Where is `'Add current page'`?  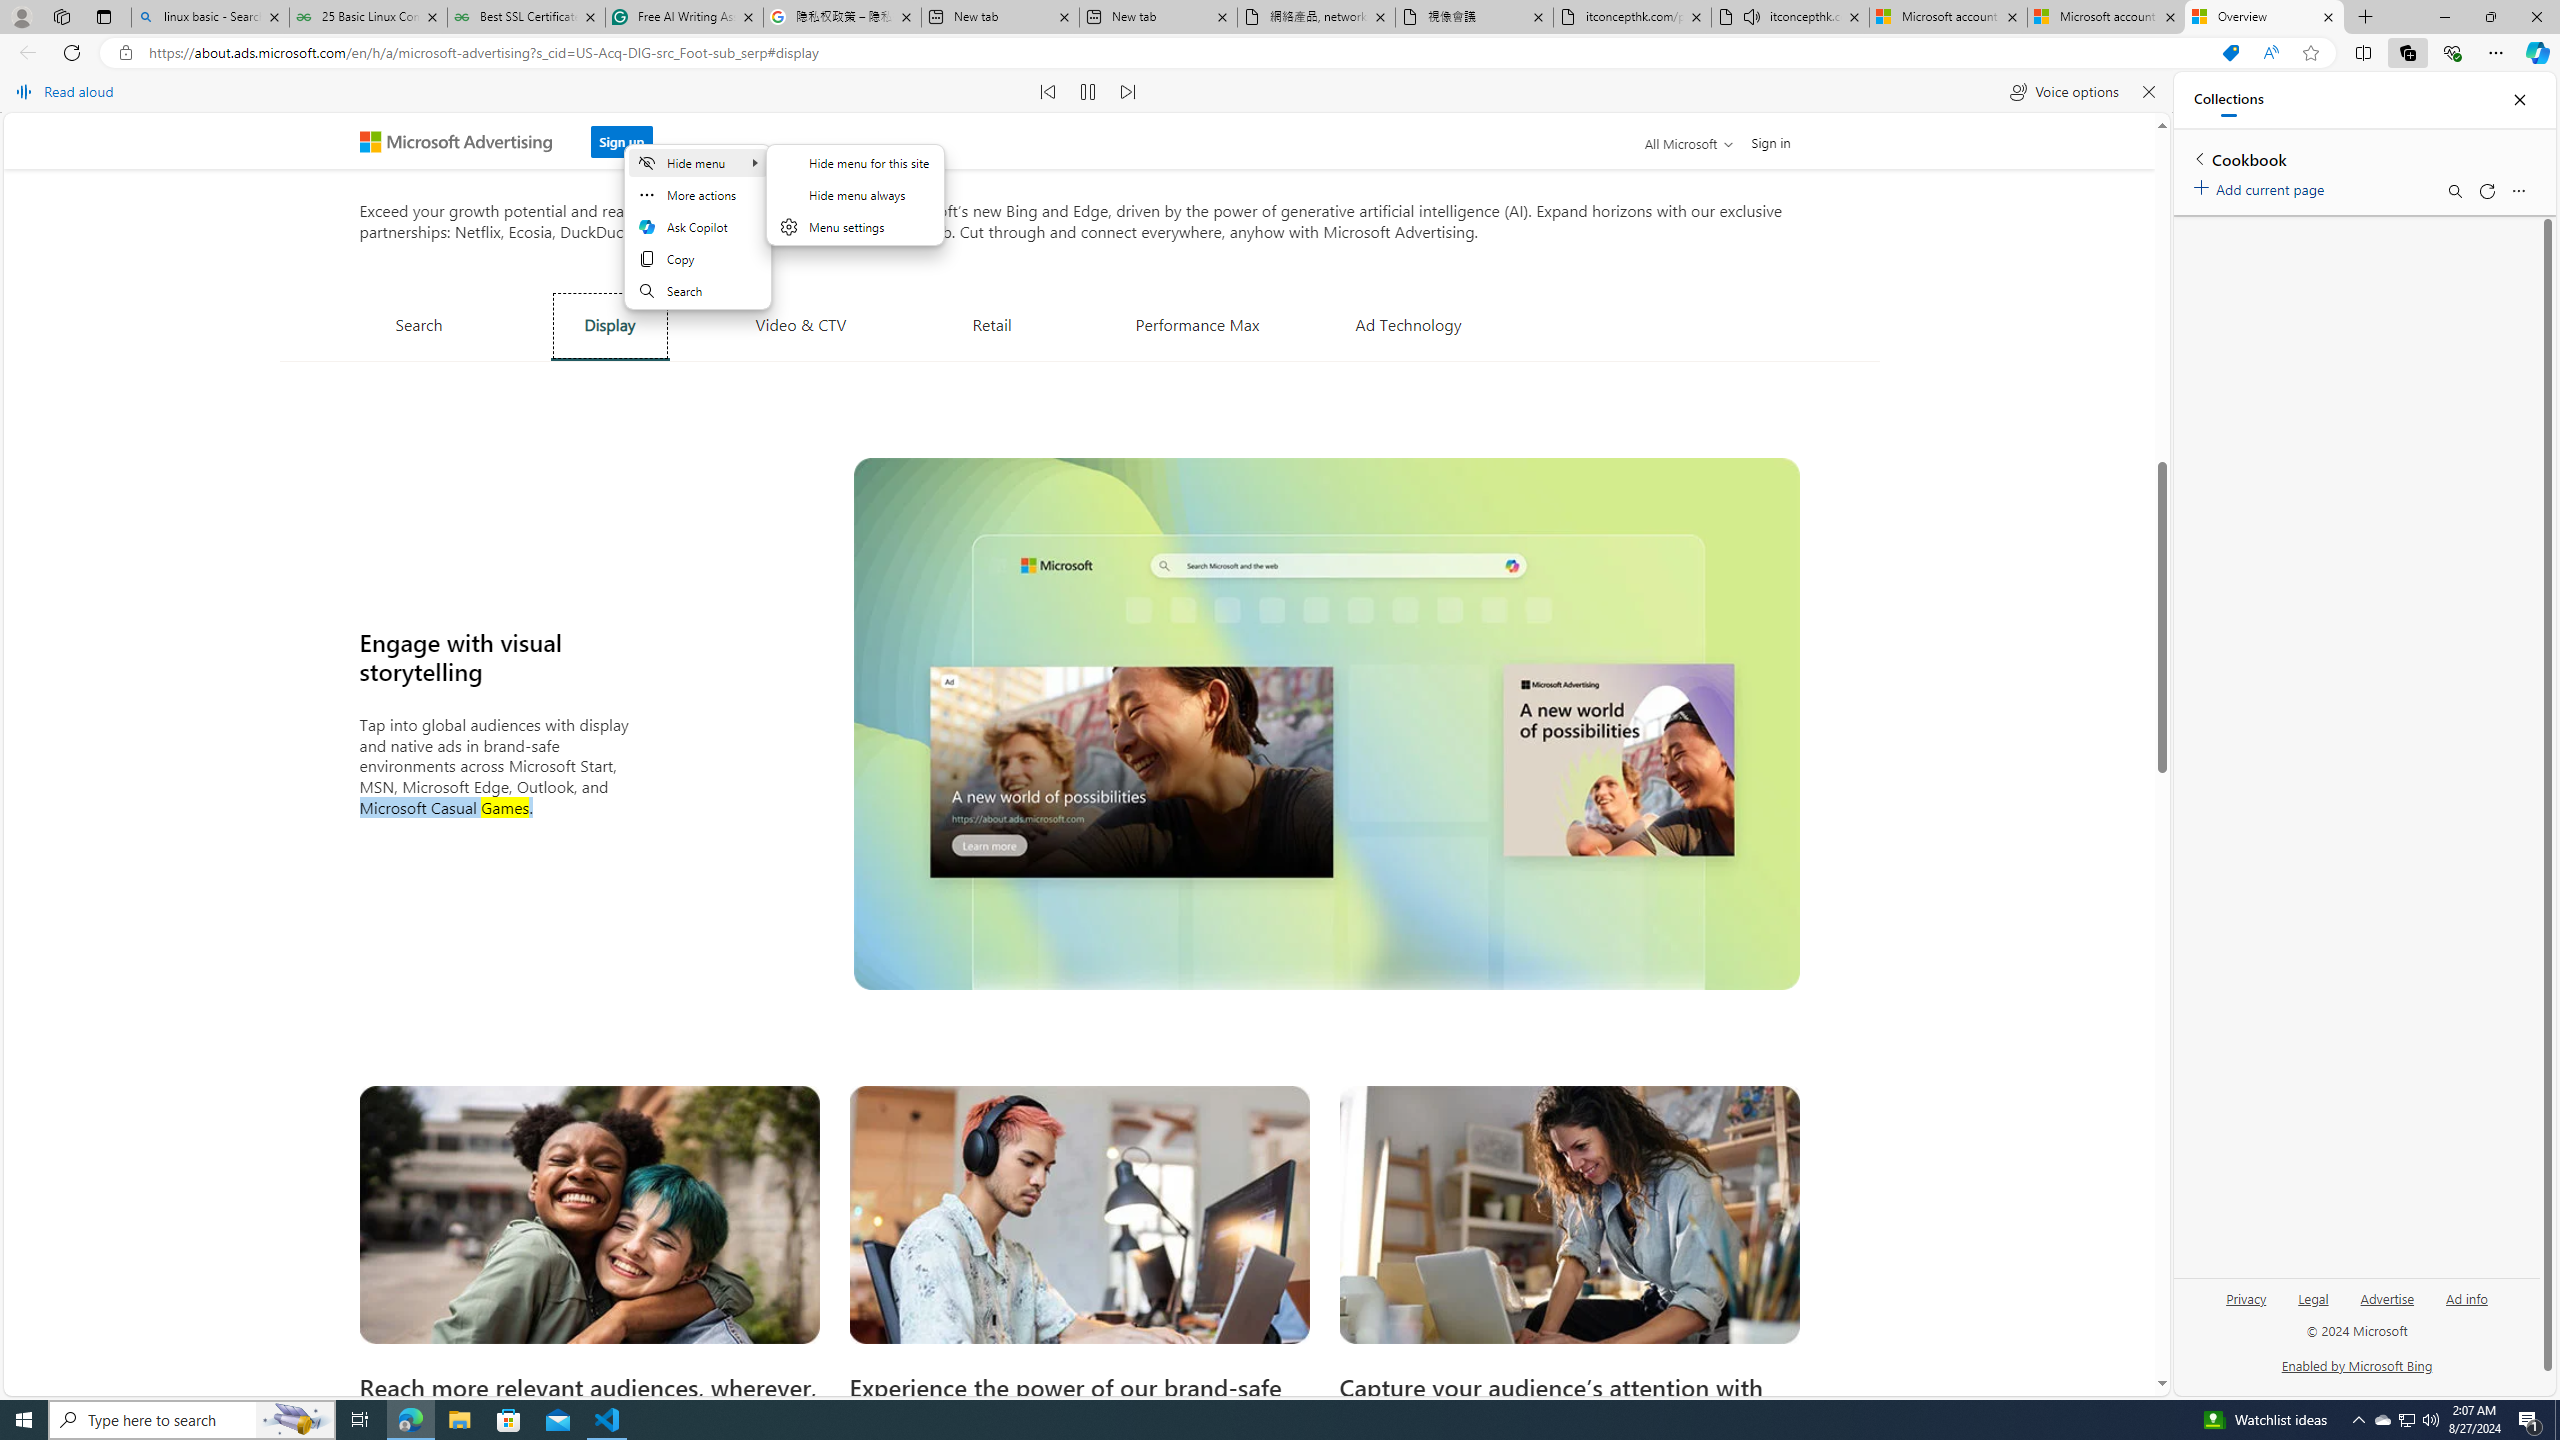 'Add current page' is located at coordinates (2262, 184).